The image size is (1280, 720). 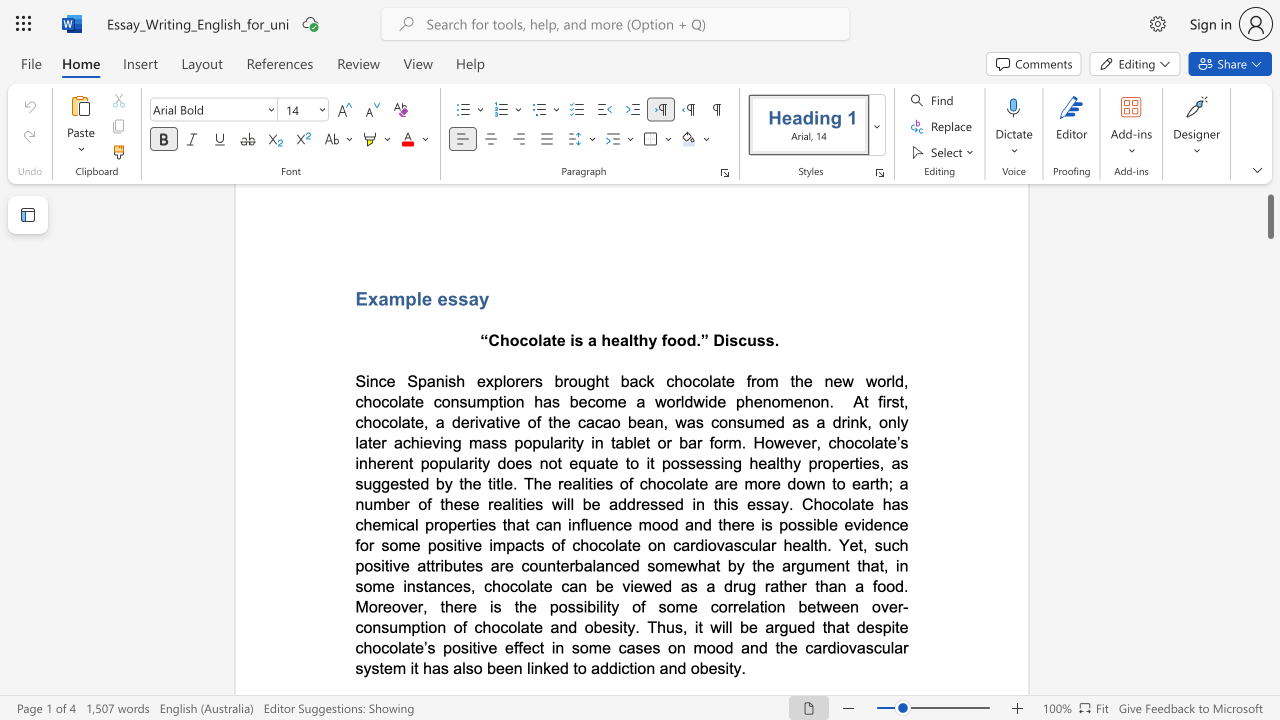 What do you see at coordinates (1269, 217) in the screenshot?
I see `the scrollbar and move down 1100 pixels` at bounding box center [1269, 217].